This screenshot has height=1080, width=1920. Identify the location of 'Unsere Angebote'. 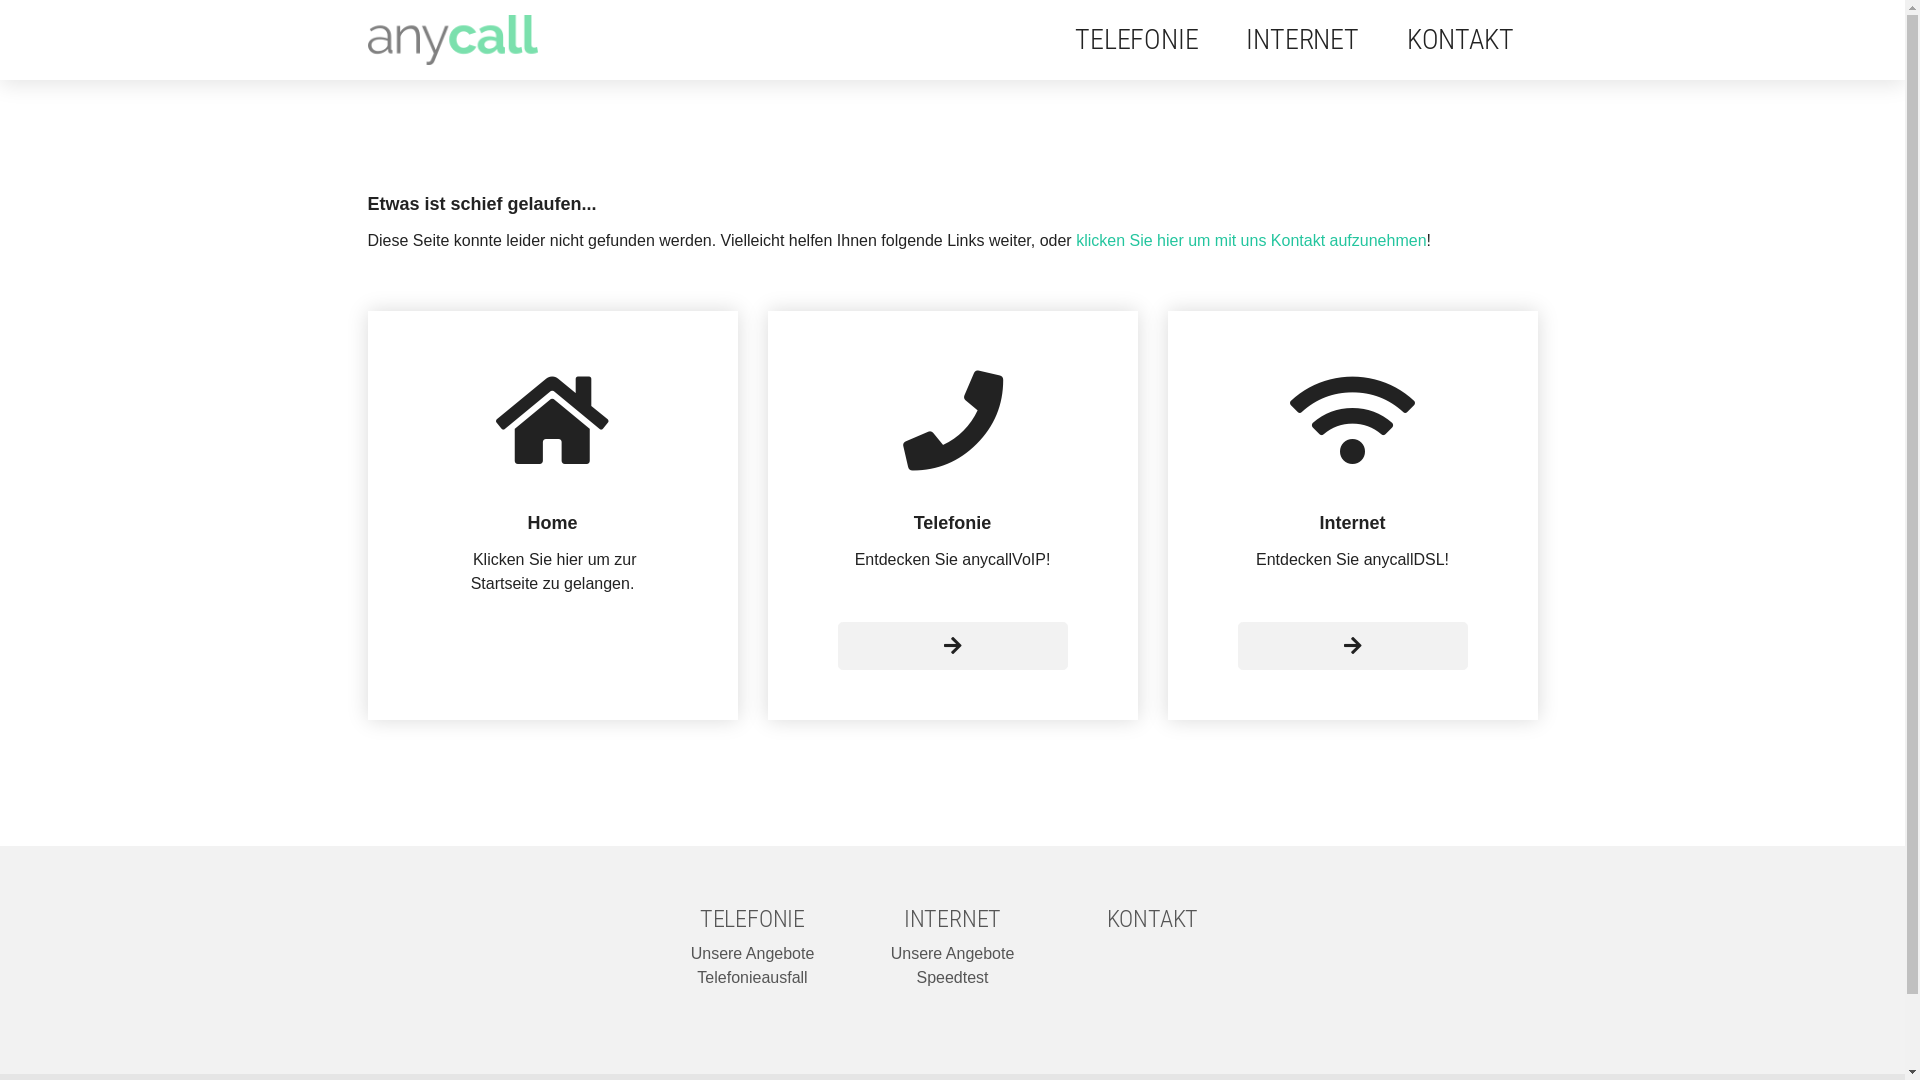
(691, 952).